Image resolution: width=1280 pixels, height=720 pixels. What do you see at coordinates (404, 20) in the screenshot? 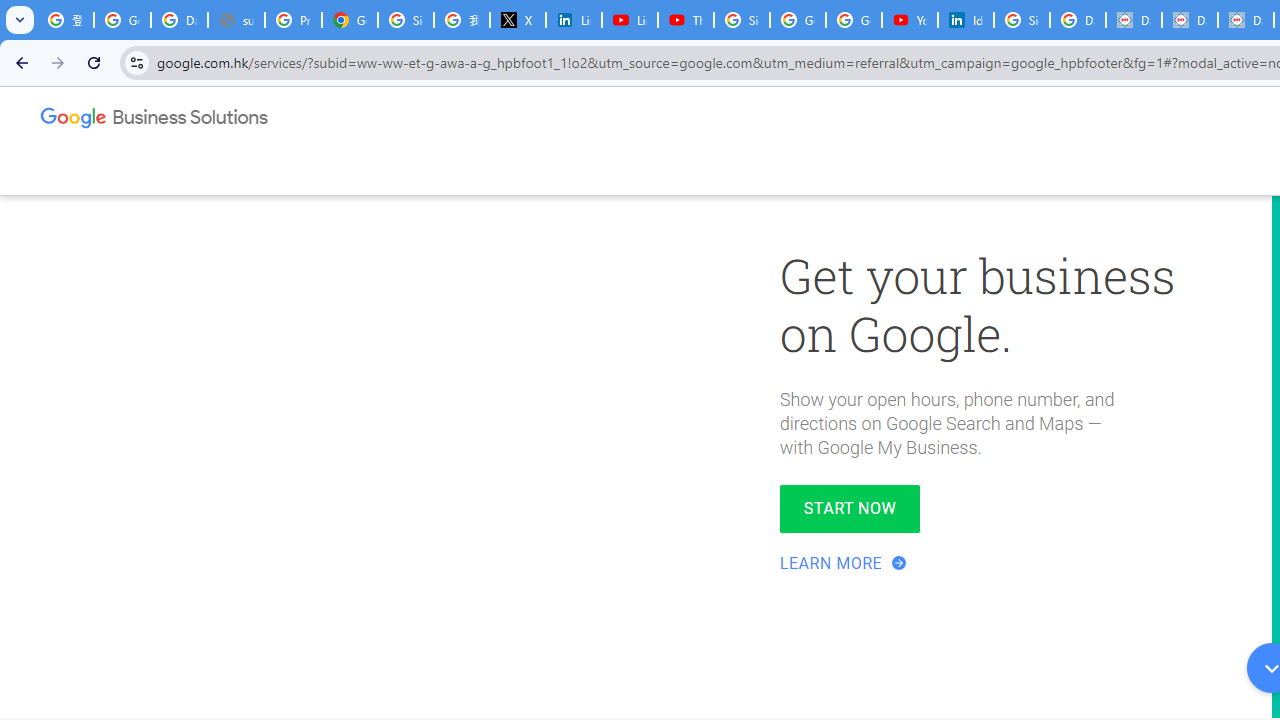
I see `'Sign in - Google Accounts'` at bounding box center [404, 20].